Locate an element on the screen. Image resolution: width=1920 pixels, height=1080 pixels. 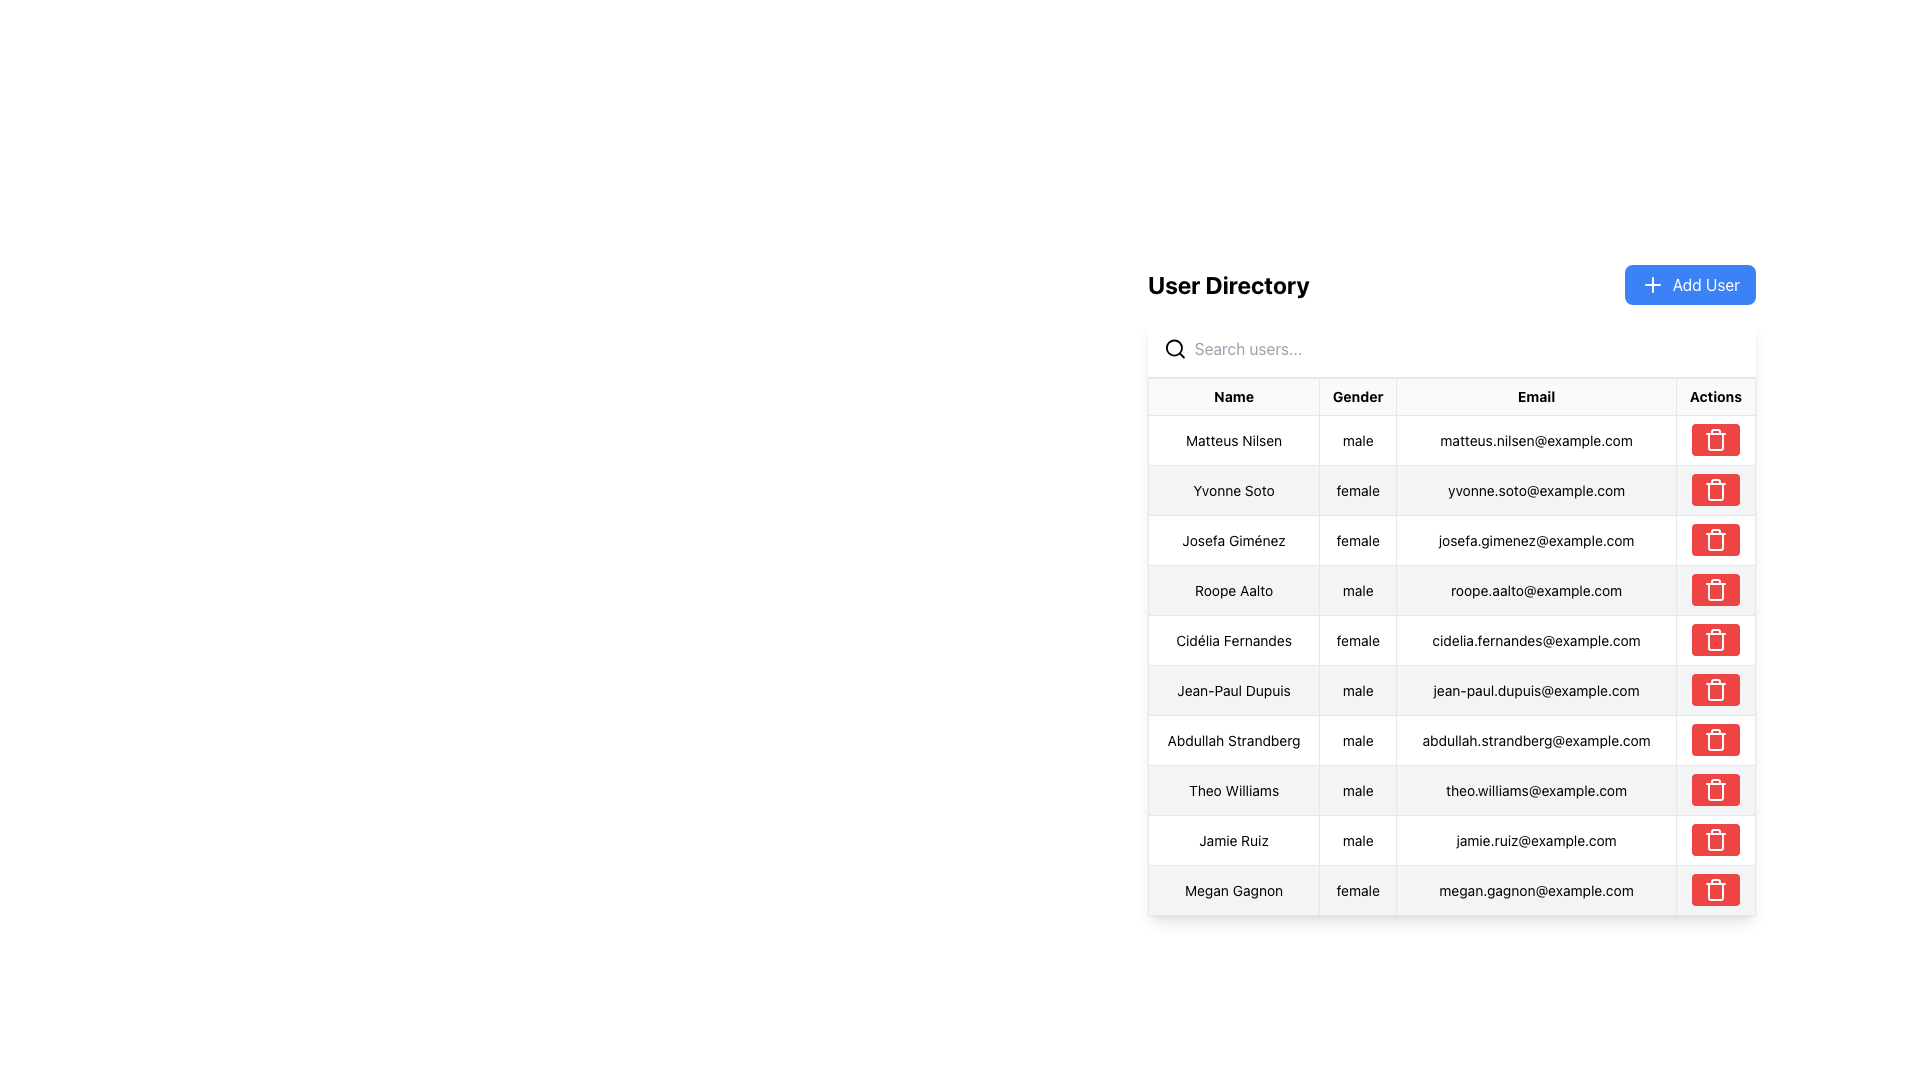
the text field displaying 'female' in the Gender column for the row of 'Cidélia Fernandes' is located at coordinates (1358, 640).